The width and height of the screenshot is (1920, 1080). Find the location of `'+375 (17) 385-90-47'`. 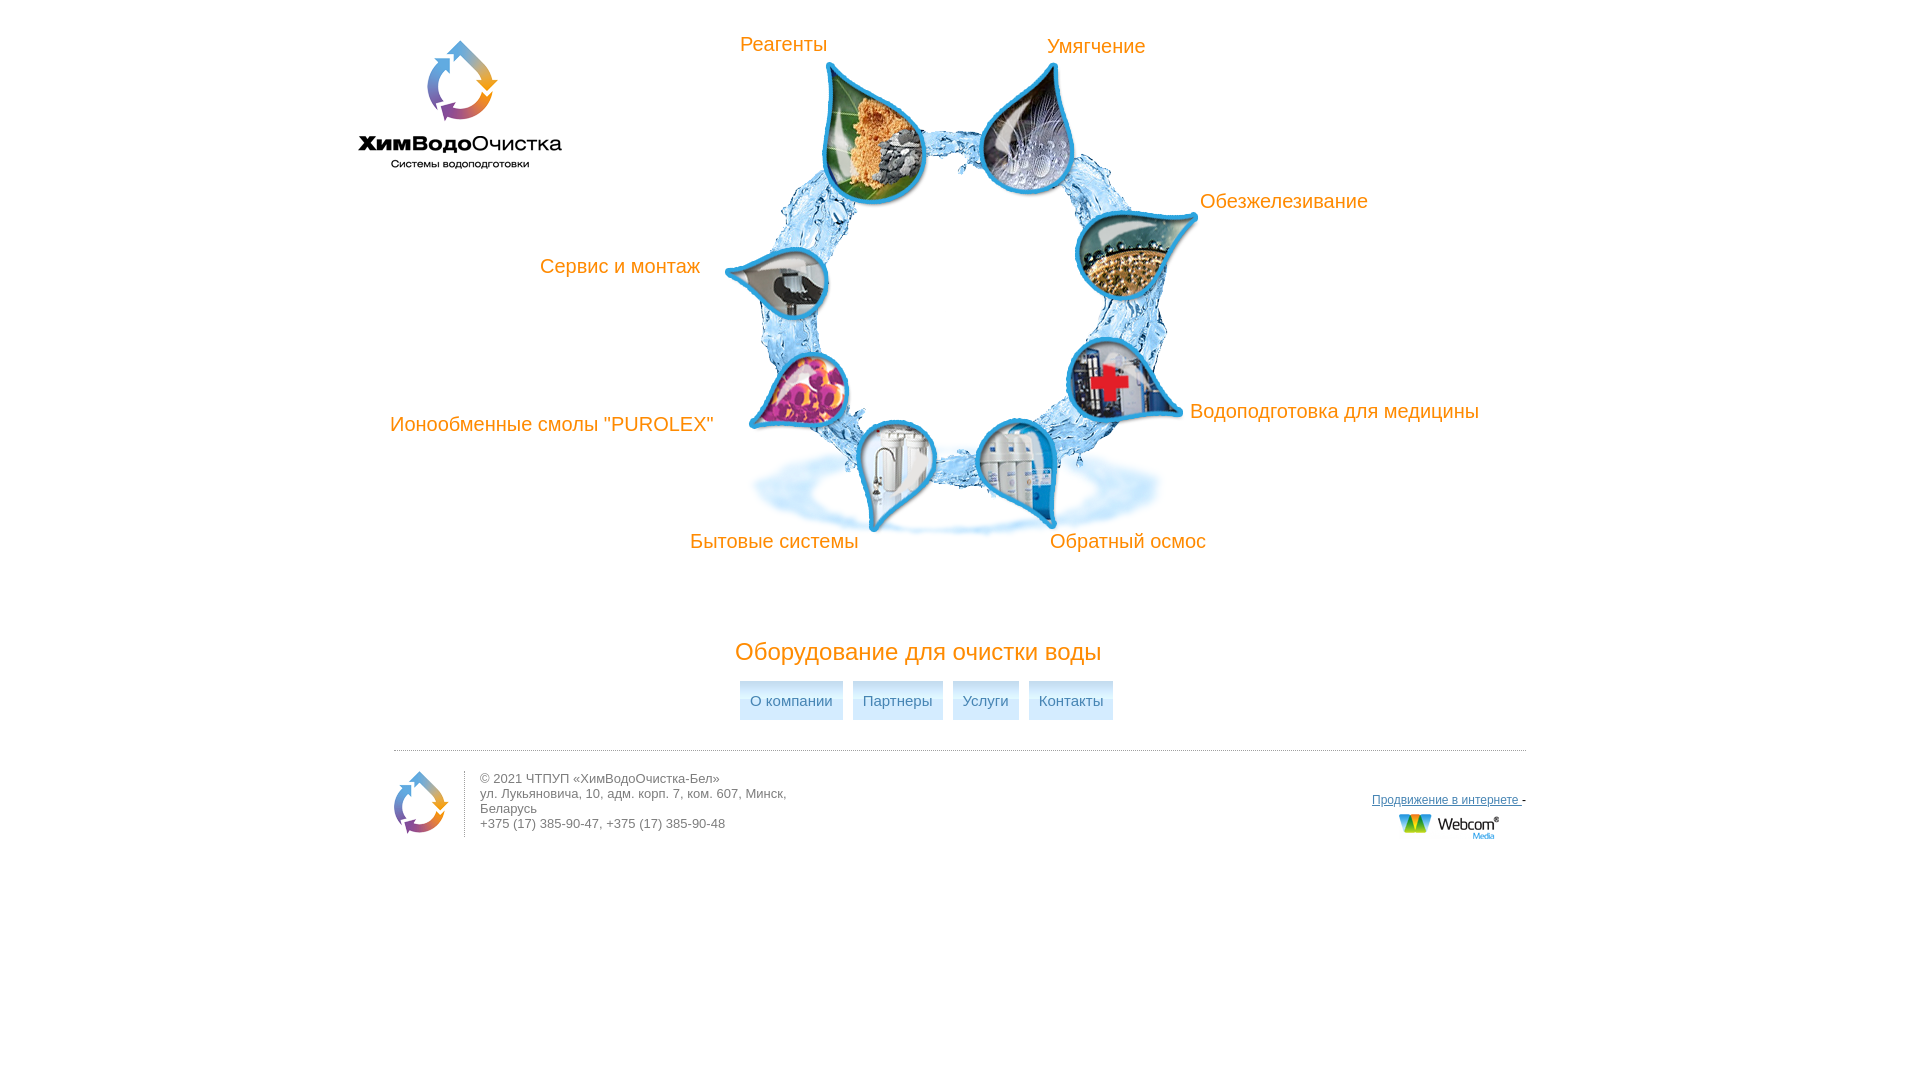

'+375 (17) 385-90-47' is located at coordinates (539, 823).